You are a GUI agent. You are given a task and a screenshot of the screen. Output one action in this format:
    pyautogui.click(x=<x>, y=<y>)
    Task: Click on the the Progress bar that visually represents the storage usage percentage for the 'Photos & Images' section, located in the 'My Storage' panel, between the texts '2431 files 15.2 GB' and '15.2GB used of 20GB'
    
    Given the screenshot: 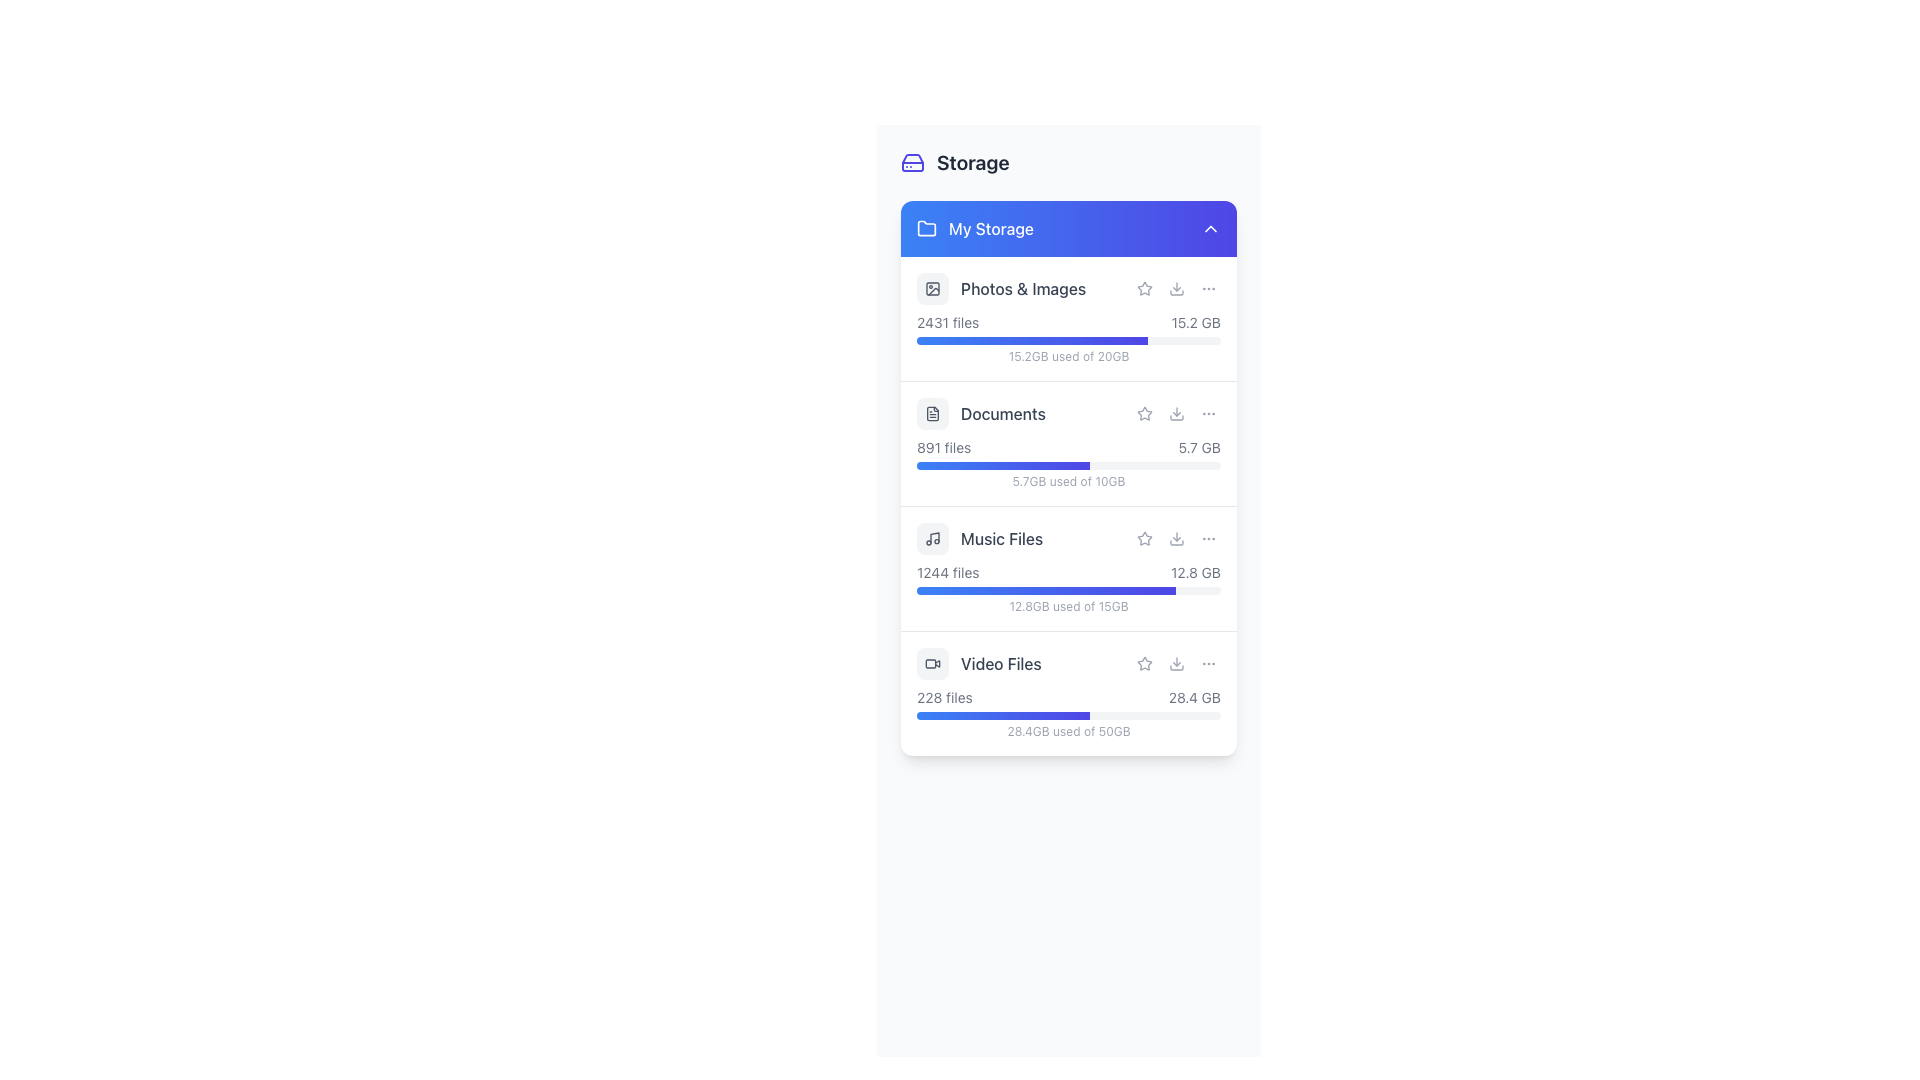 What is the action you would take?
    pyautogui.click(x=1068, y=339)
    